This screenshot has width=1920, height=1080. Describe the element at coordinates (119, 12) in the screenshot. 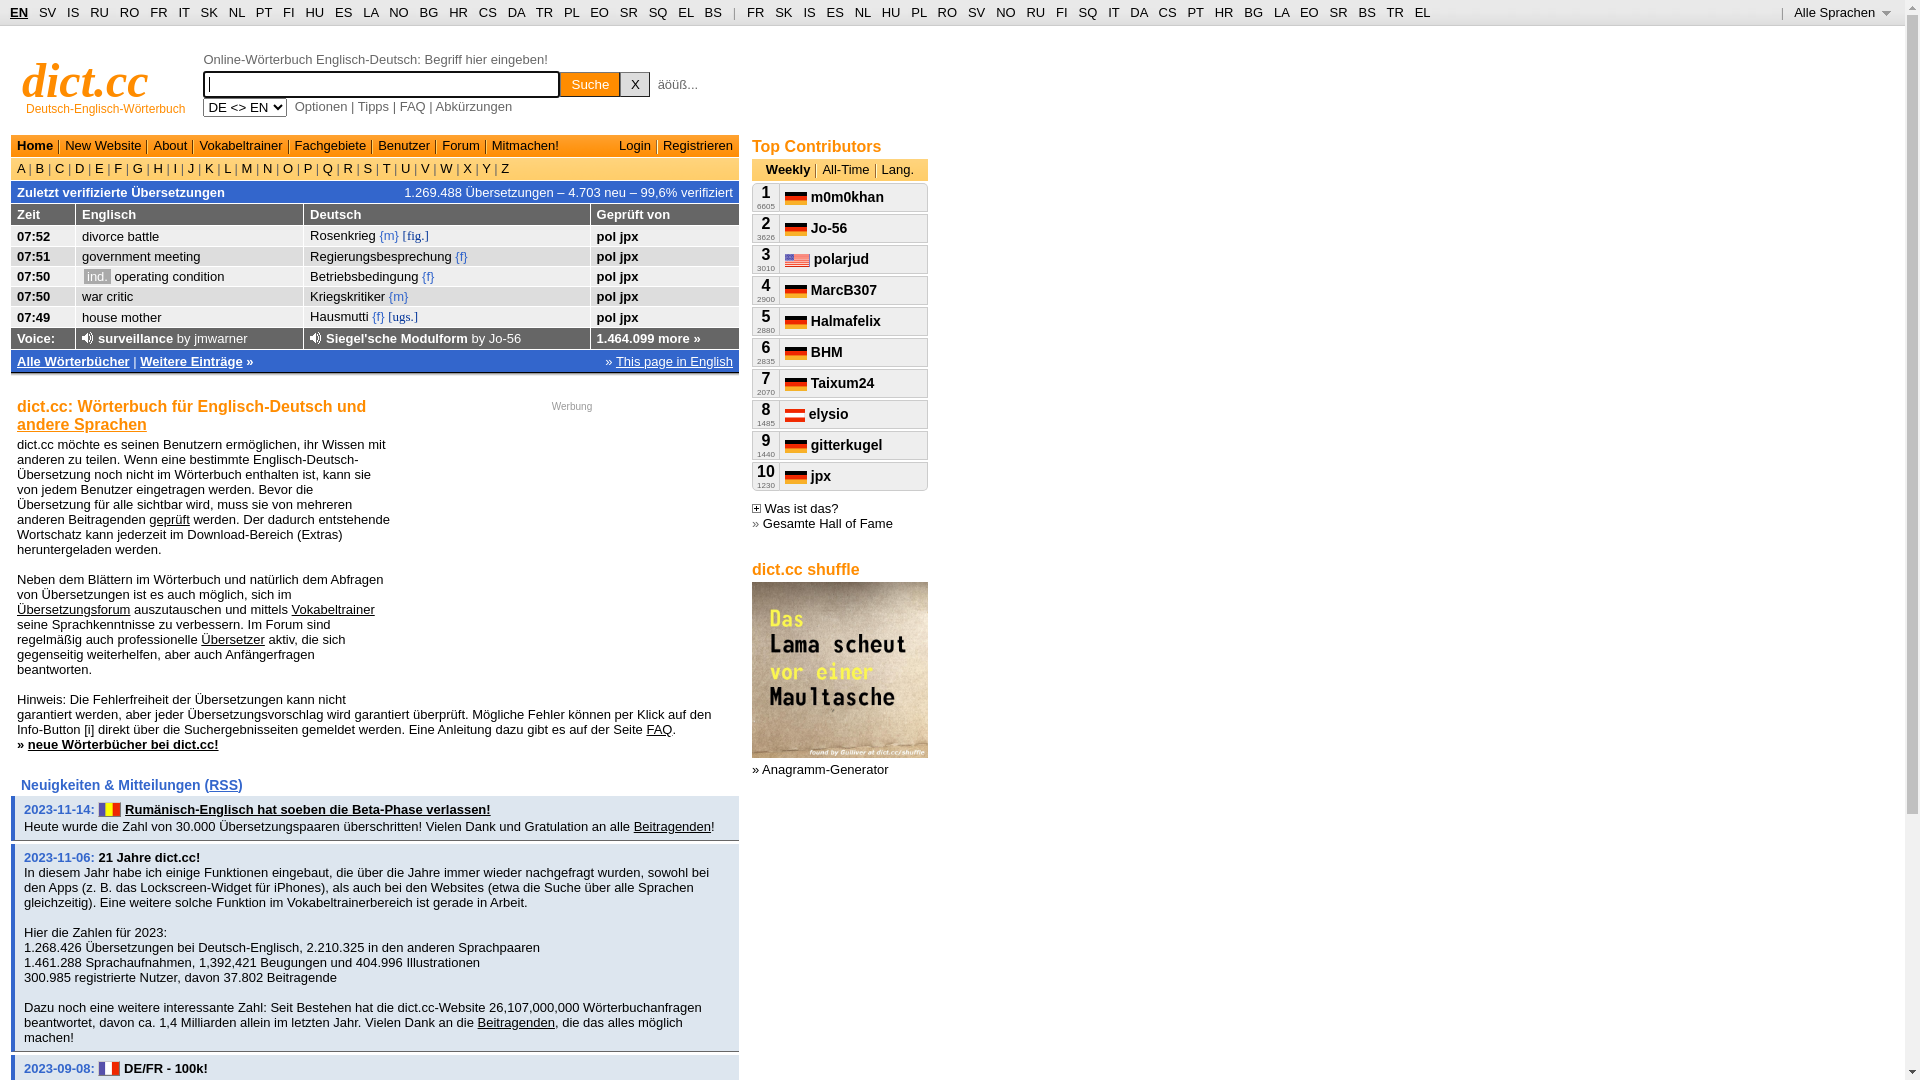

I see `'RO'` at that location.